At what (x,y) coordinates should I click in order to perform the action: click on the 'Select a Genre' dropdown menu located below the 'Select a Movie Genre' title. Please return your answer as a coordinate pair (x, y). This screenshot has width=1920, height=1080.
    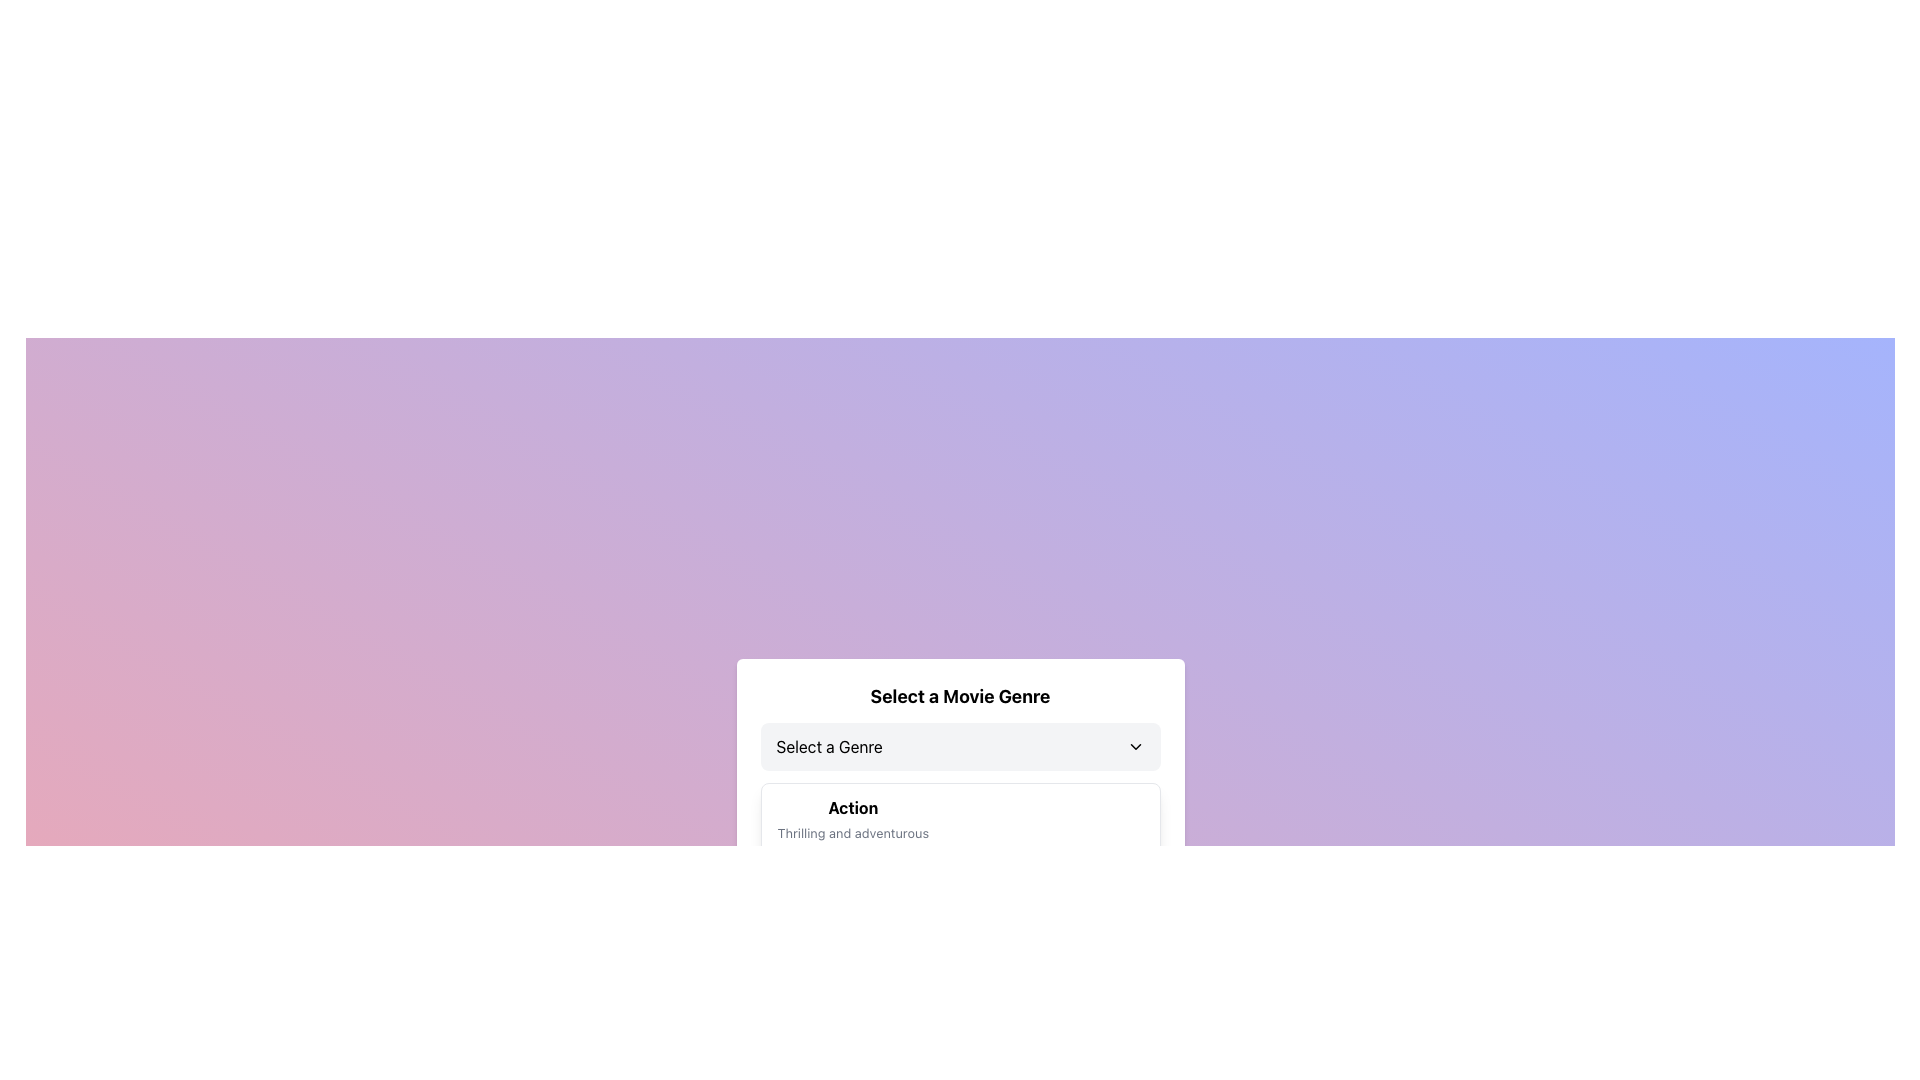
    Looking at the image, I should click on (960, 747).